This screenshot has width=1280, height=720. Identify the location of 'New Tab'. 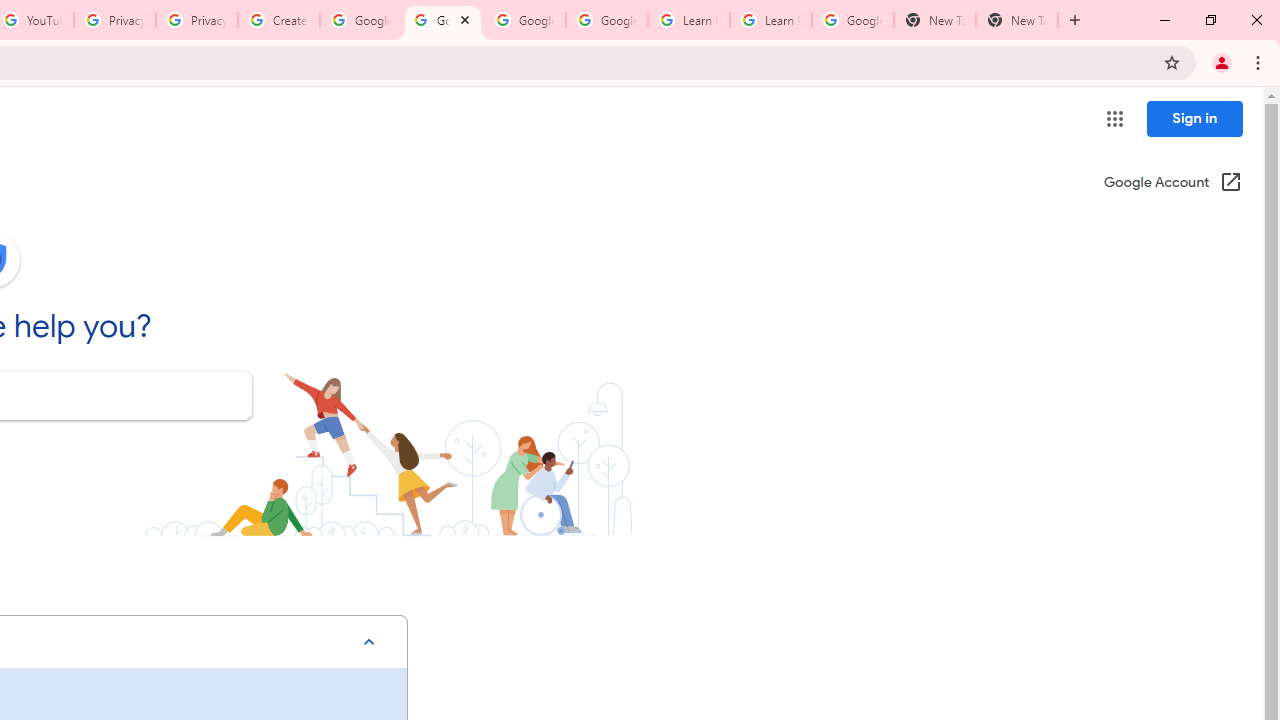
(934, 20).